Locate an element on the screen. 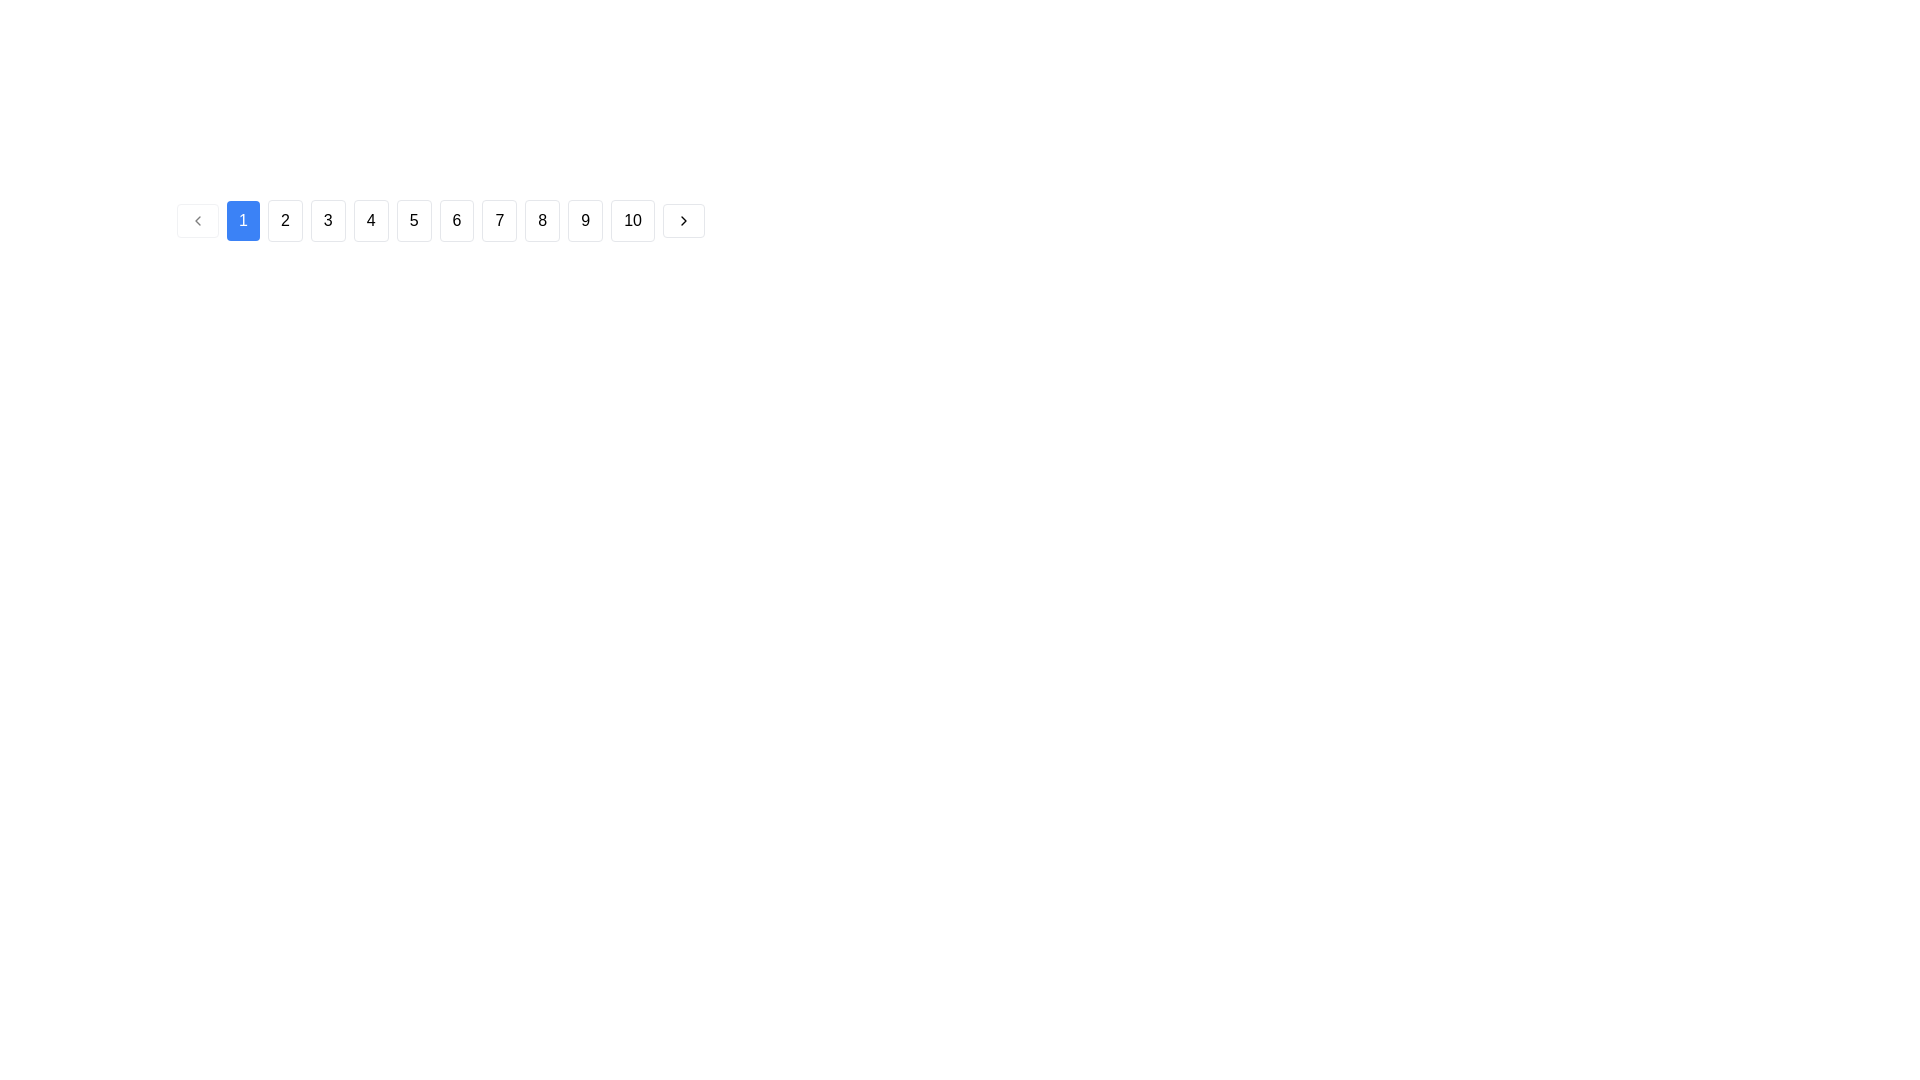 Image resolution: width=1920 pixels, height=1080 pixels. the rectangular button displaying the number '7' on a white background for a possible tooltip is located at coordinates (499, 220).